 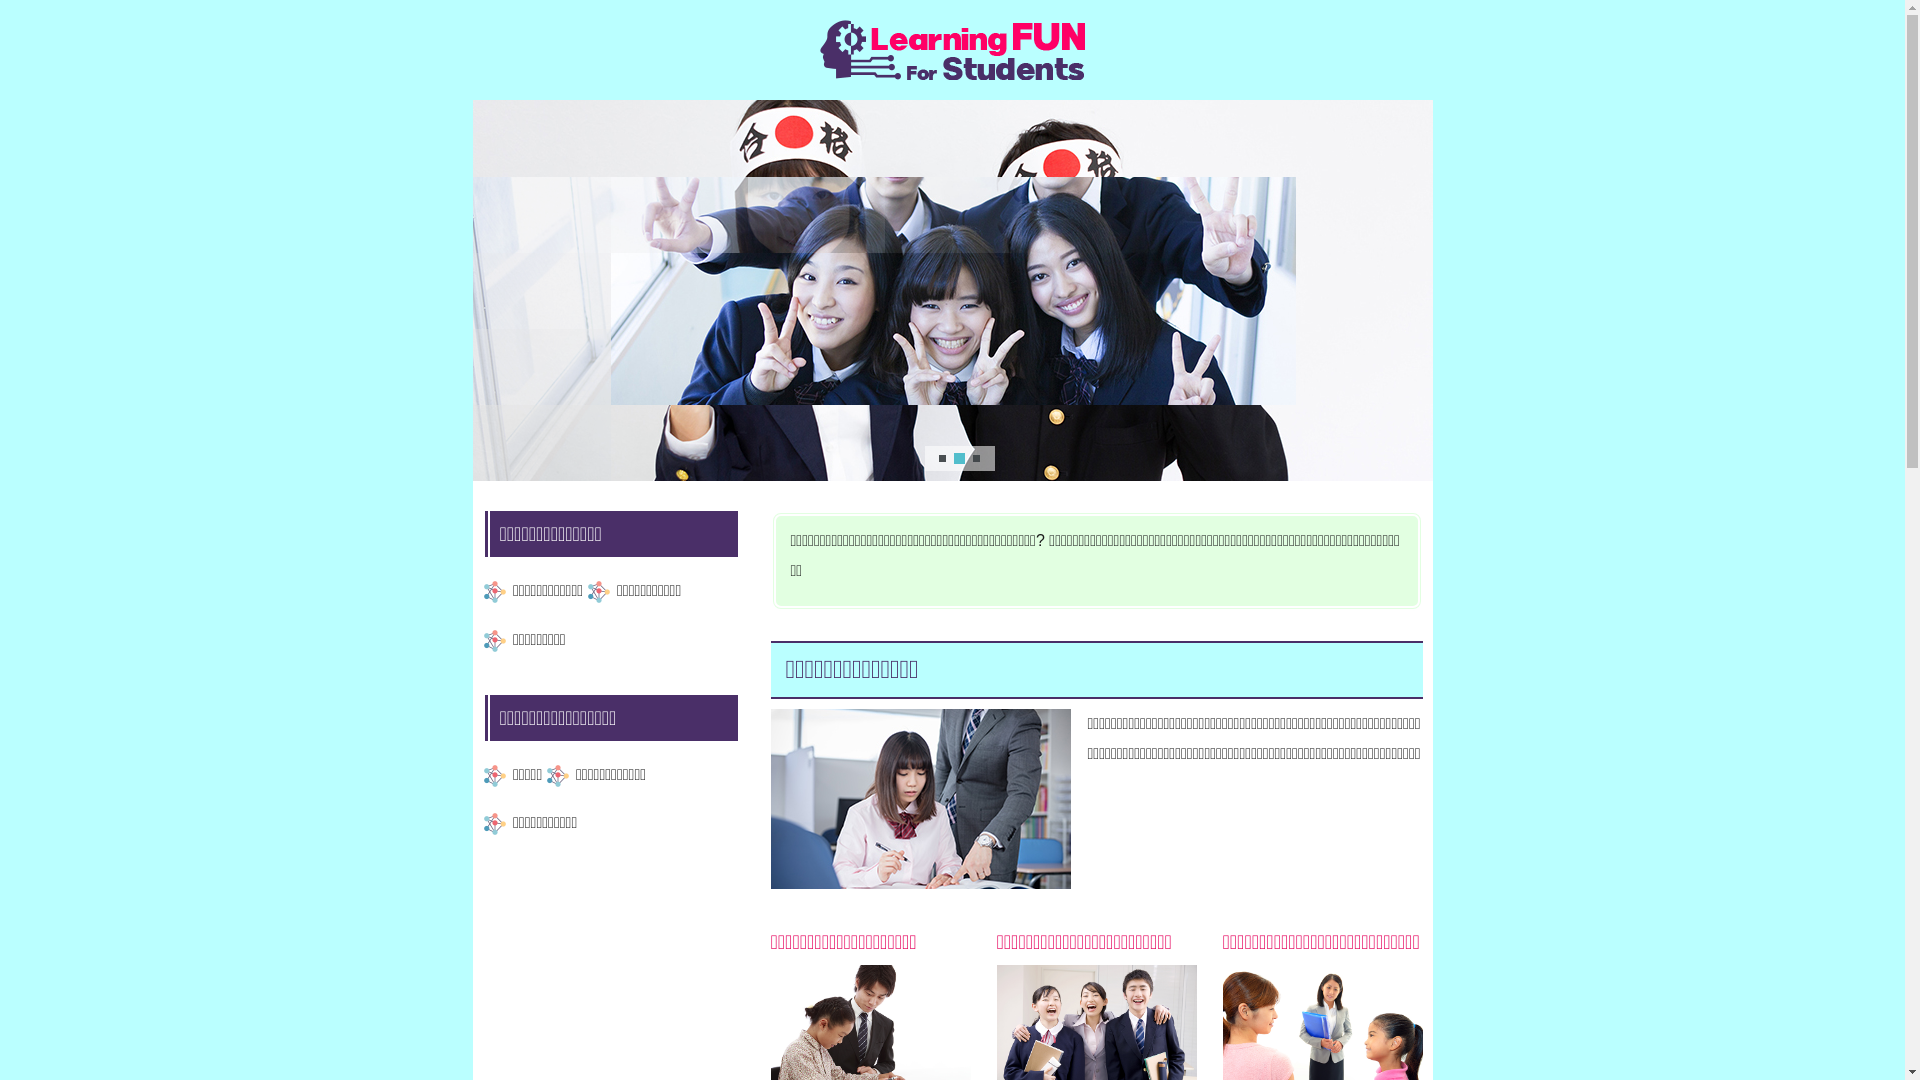 What do you see at coordinates (958, 458) in the screenshot?
I see `'2'` at bounding box center [958, 458].